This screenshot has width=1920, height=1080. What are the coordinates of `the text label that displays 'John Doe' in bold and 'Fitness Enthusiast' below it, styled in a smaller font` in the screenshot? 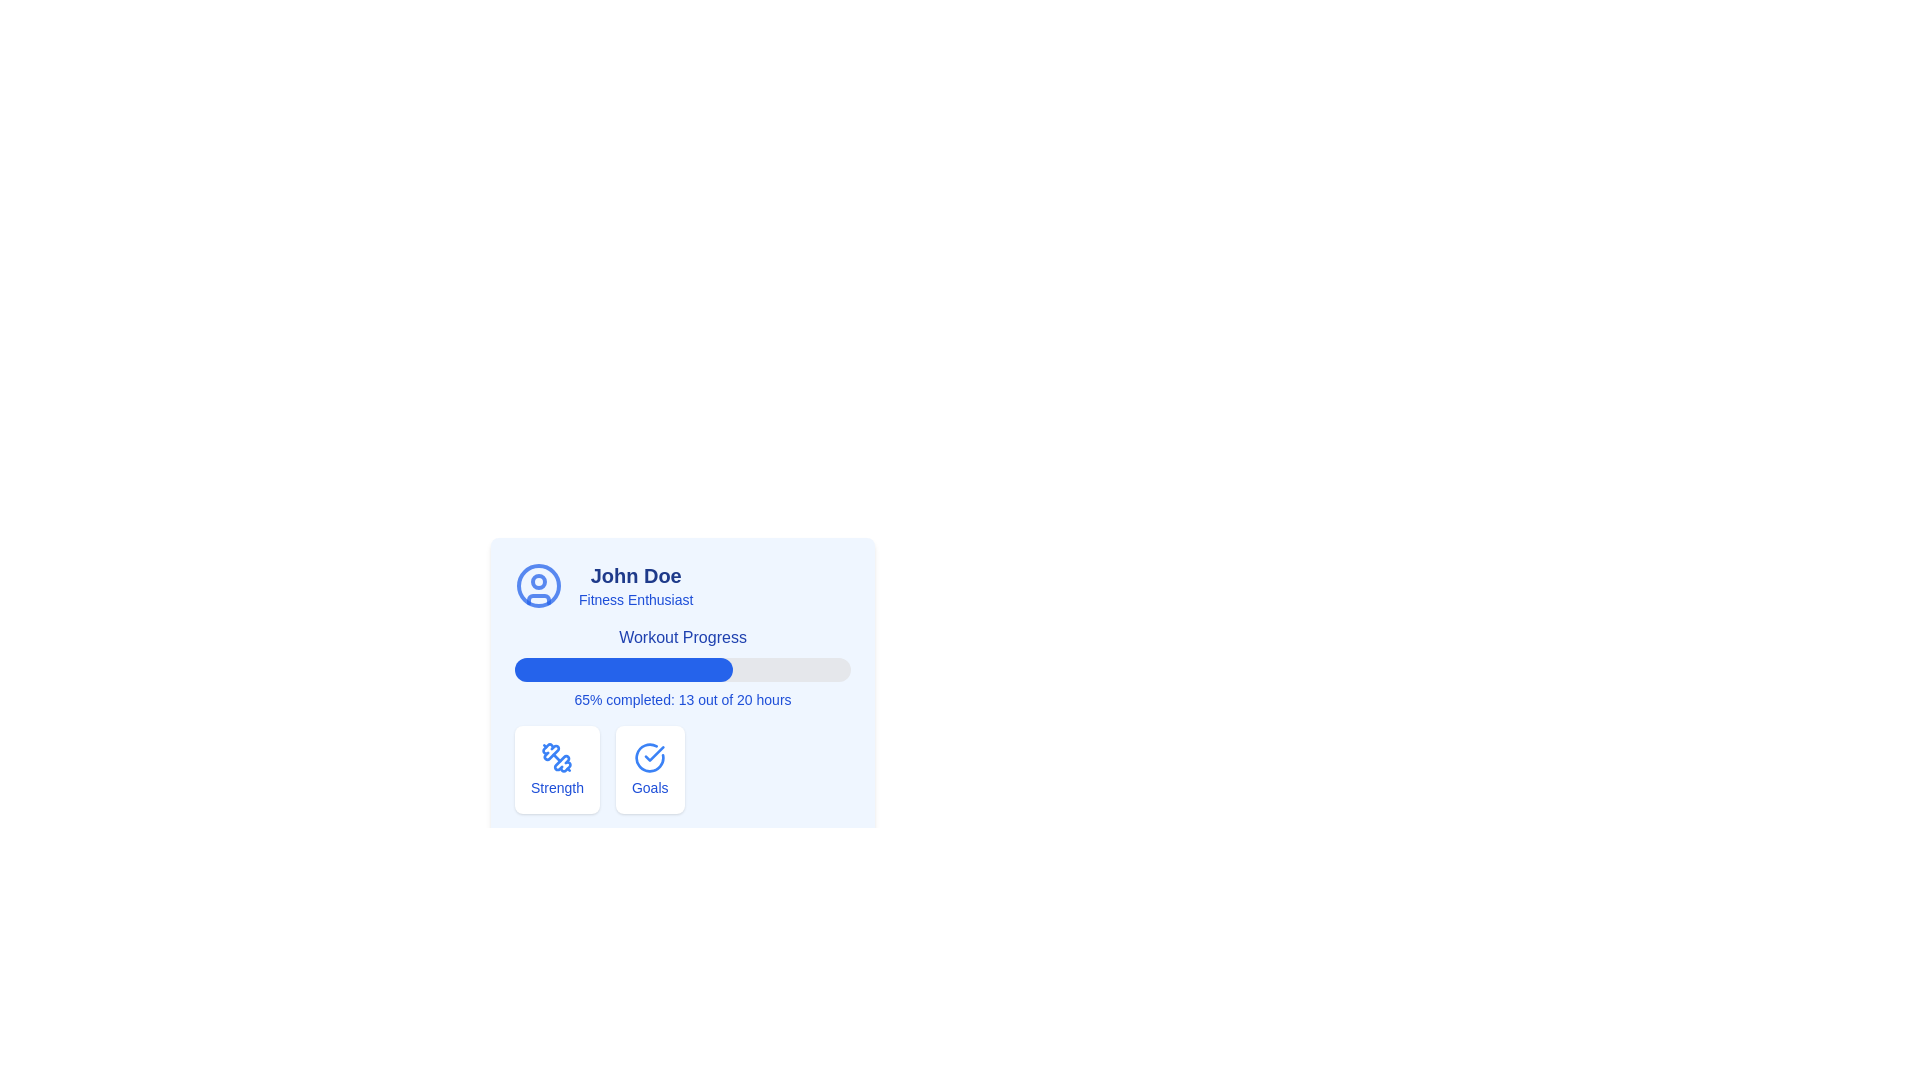 It's located at (635, 585).